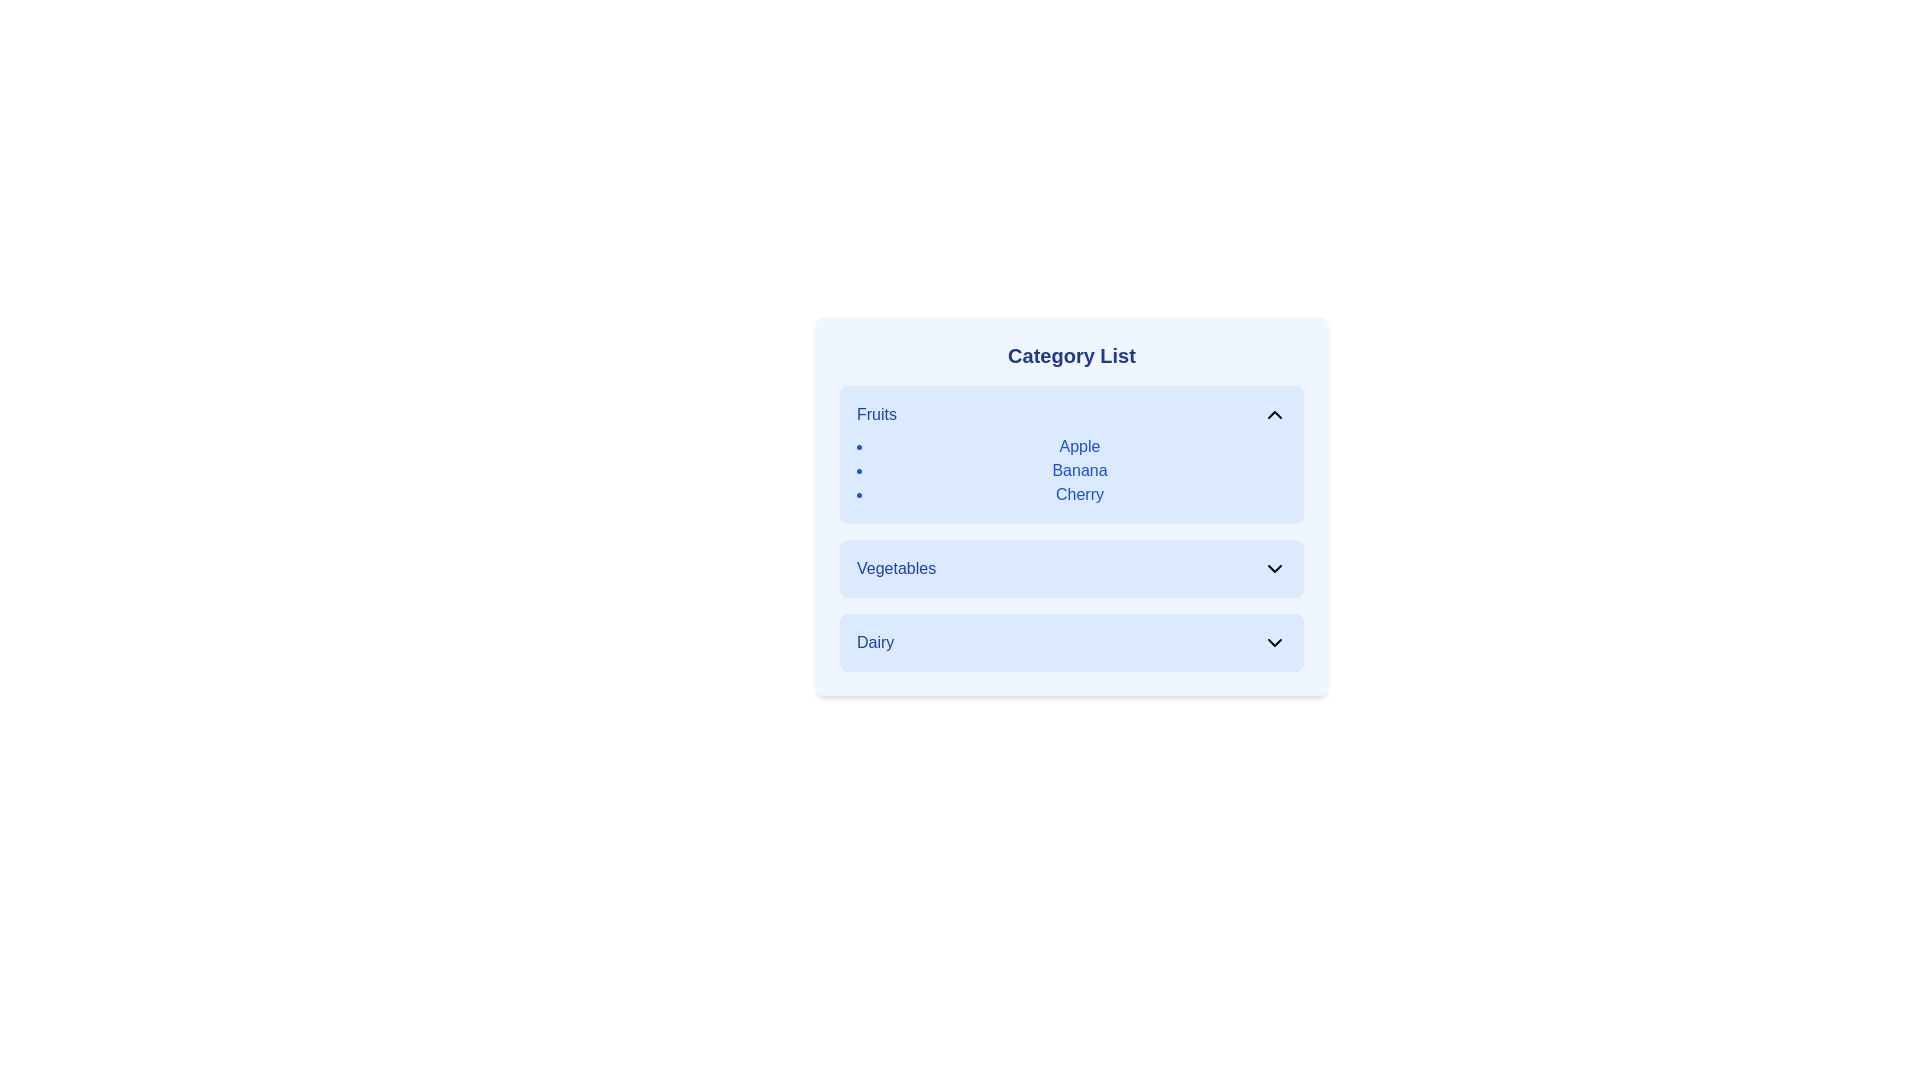 Image resolution: width=1920 pixels, height=1080 pixels. Describe the element at coordinates (1274, 643) in the screenshot. I see `the chevron icon that controls the dropdown menu for the 'Dairy' category, located at the far-right side of the Category List interface` at that location.